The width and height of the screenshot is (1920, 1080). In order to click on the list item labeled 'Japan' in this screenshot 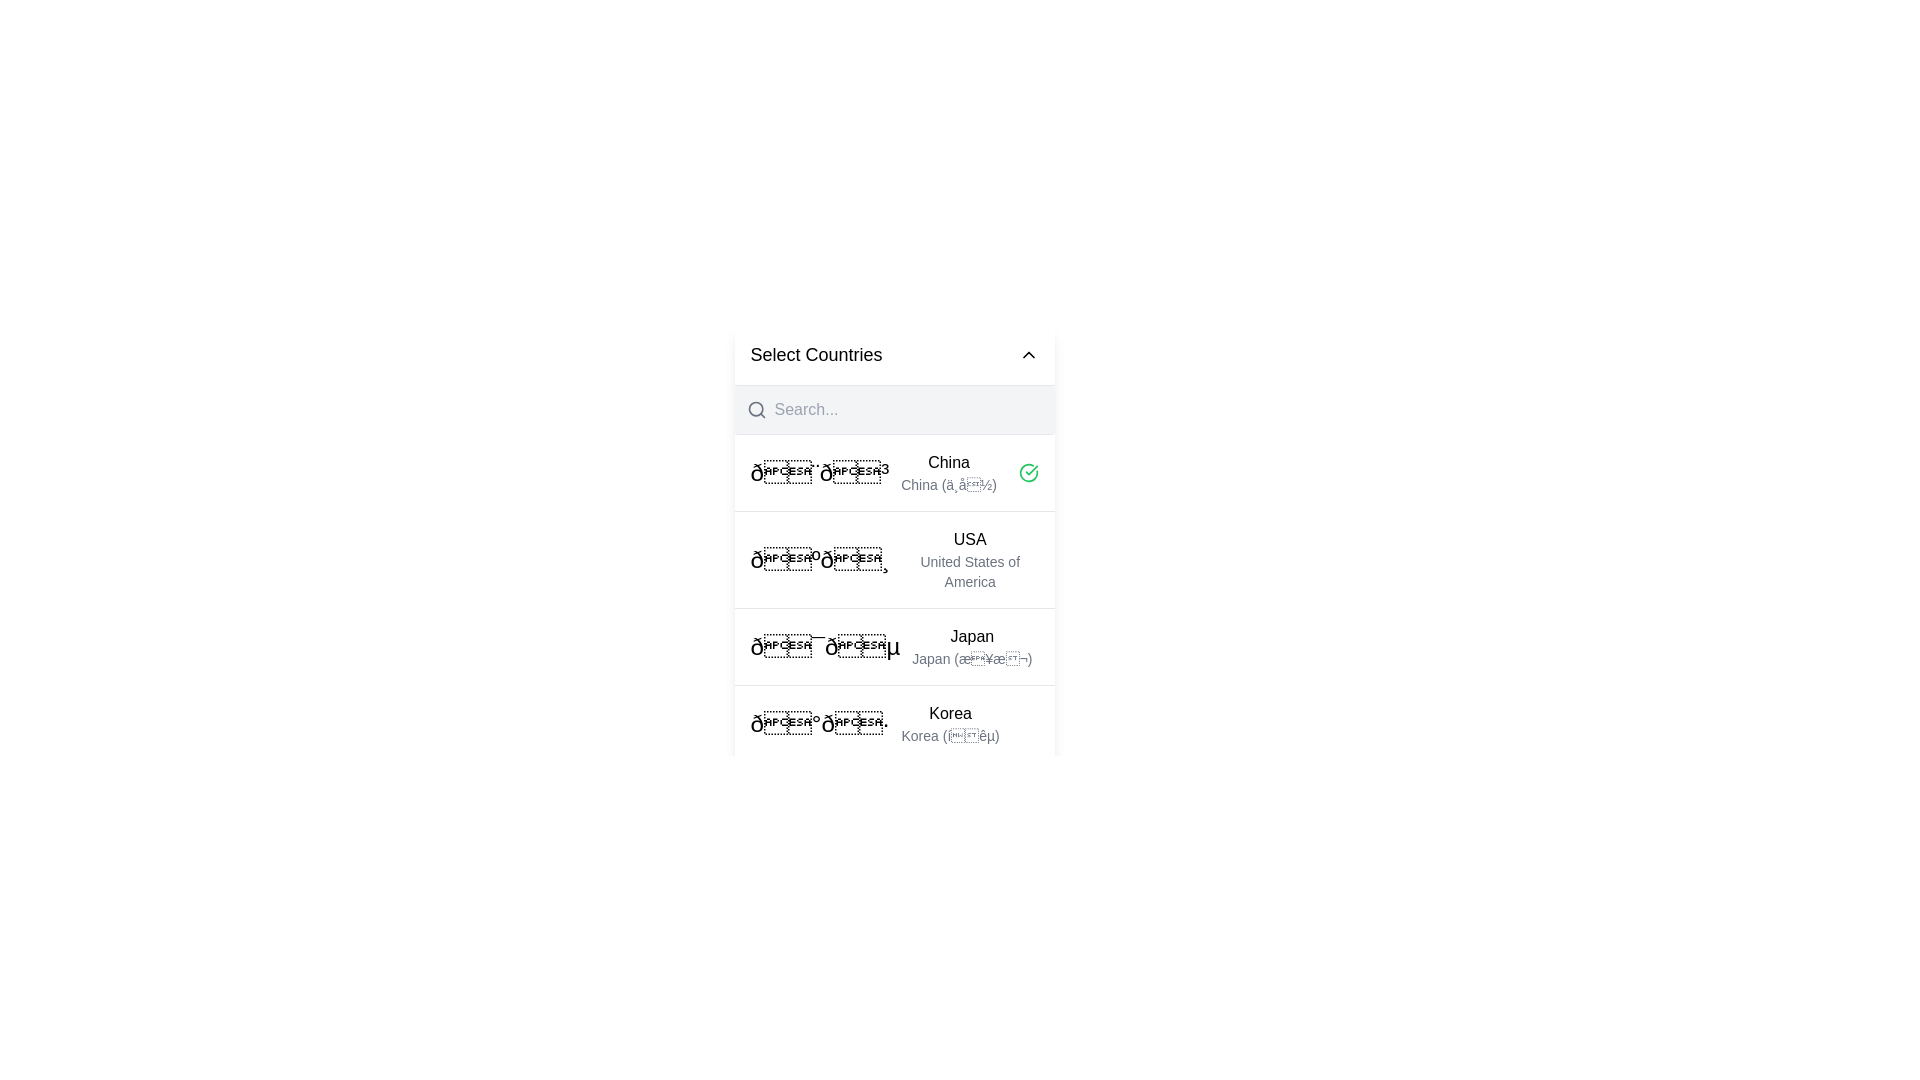, I will do `click(893, 640)`.